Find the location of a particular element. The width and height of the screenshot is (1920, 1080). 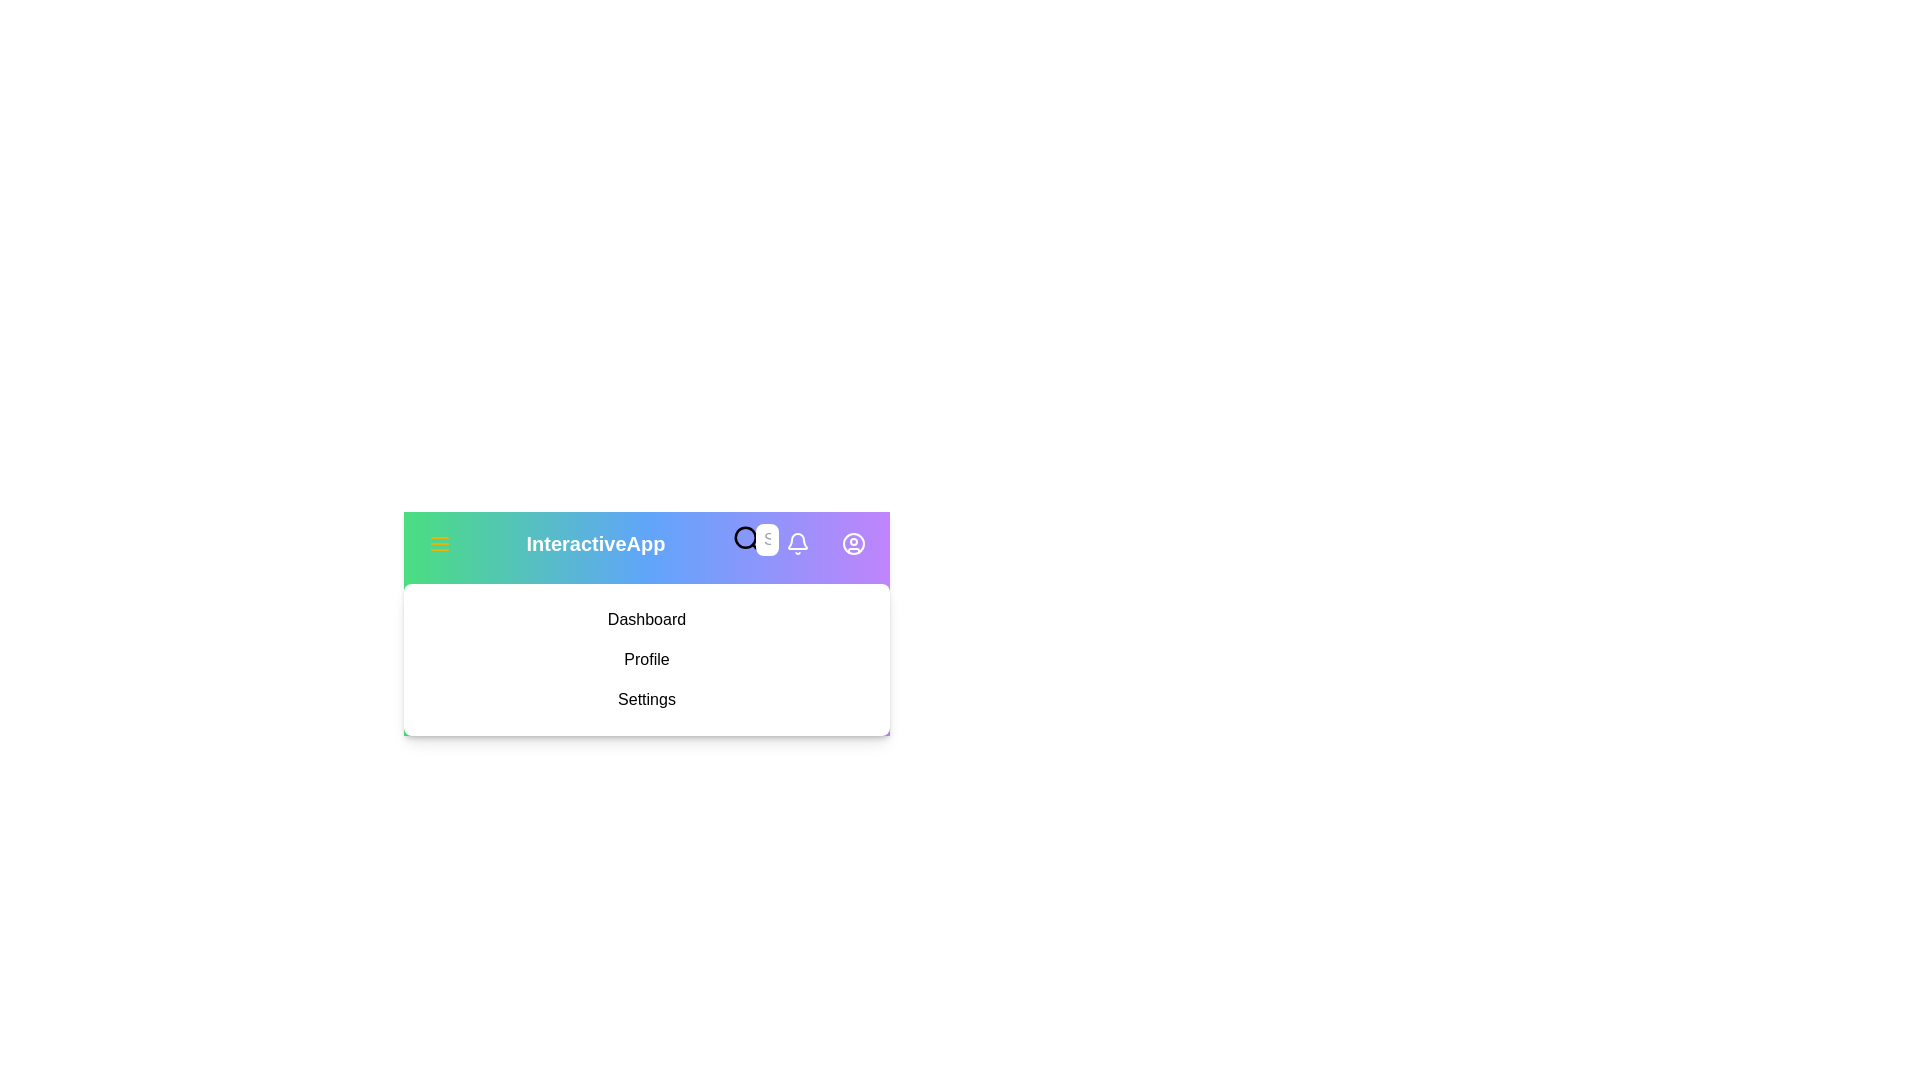

the menu icon button to toggle the sidebar is located at coordinates (439, 543).